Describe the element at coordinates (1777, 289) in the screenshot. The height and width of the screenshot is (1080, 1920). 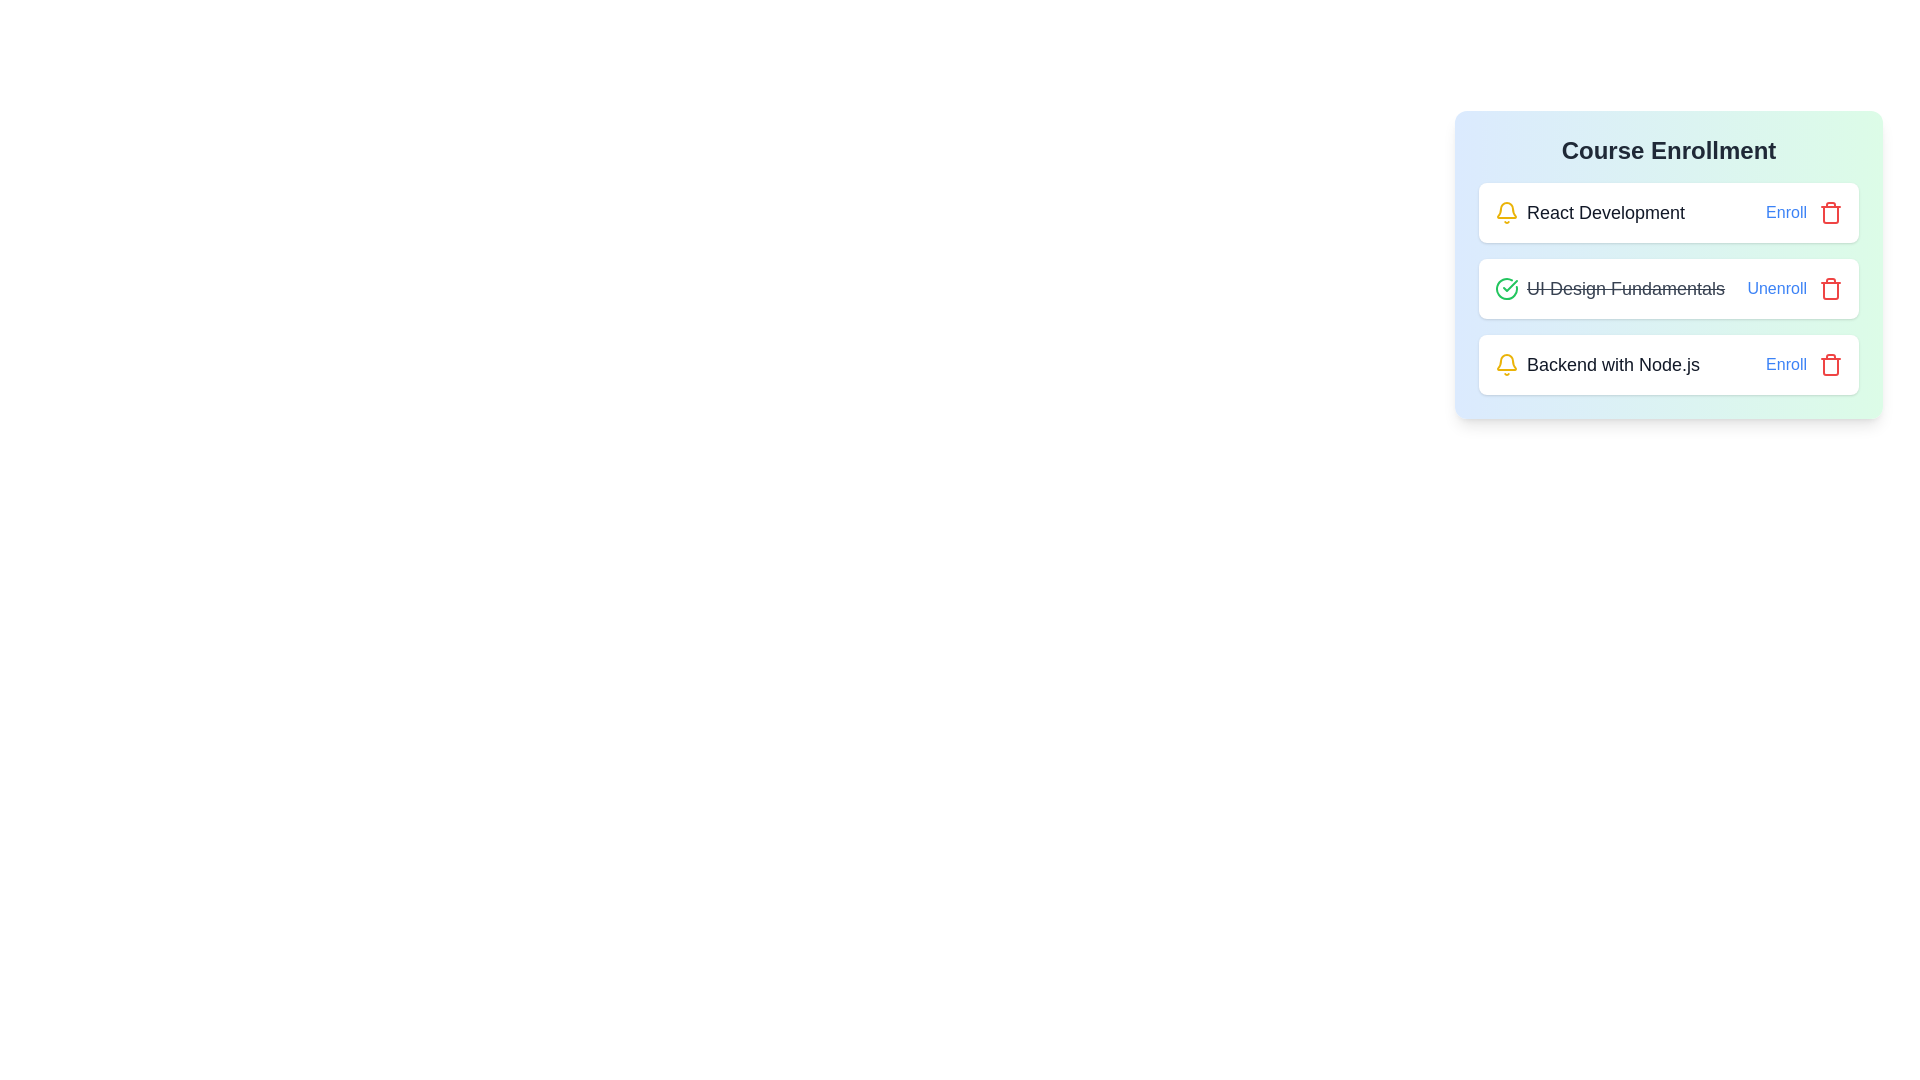
I see `the enrollment toggle button for the course UI Design Fundamentals` at that location.